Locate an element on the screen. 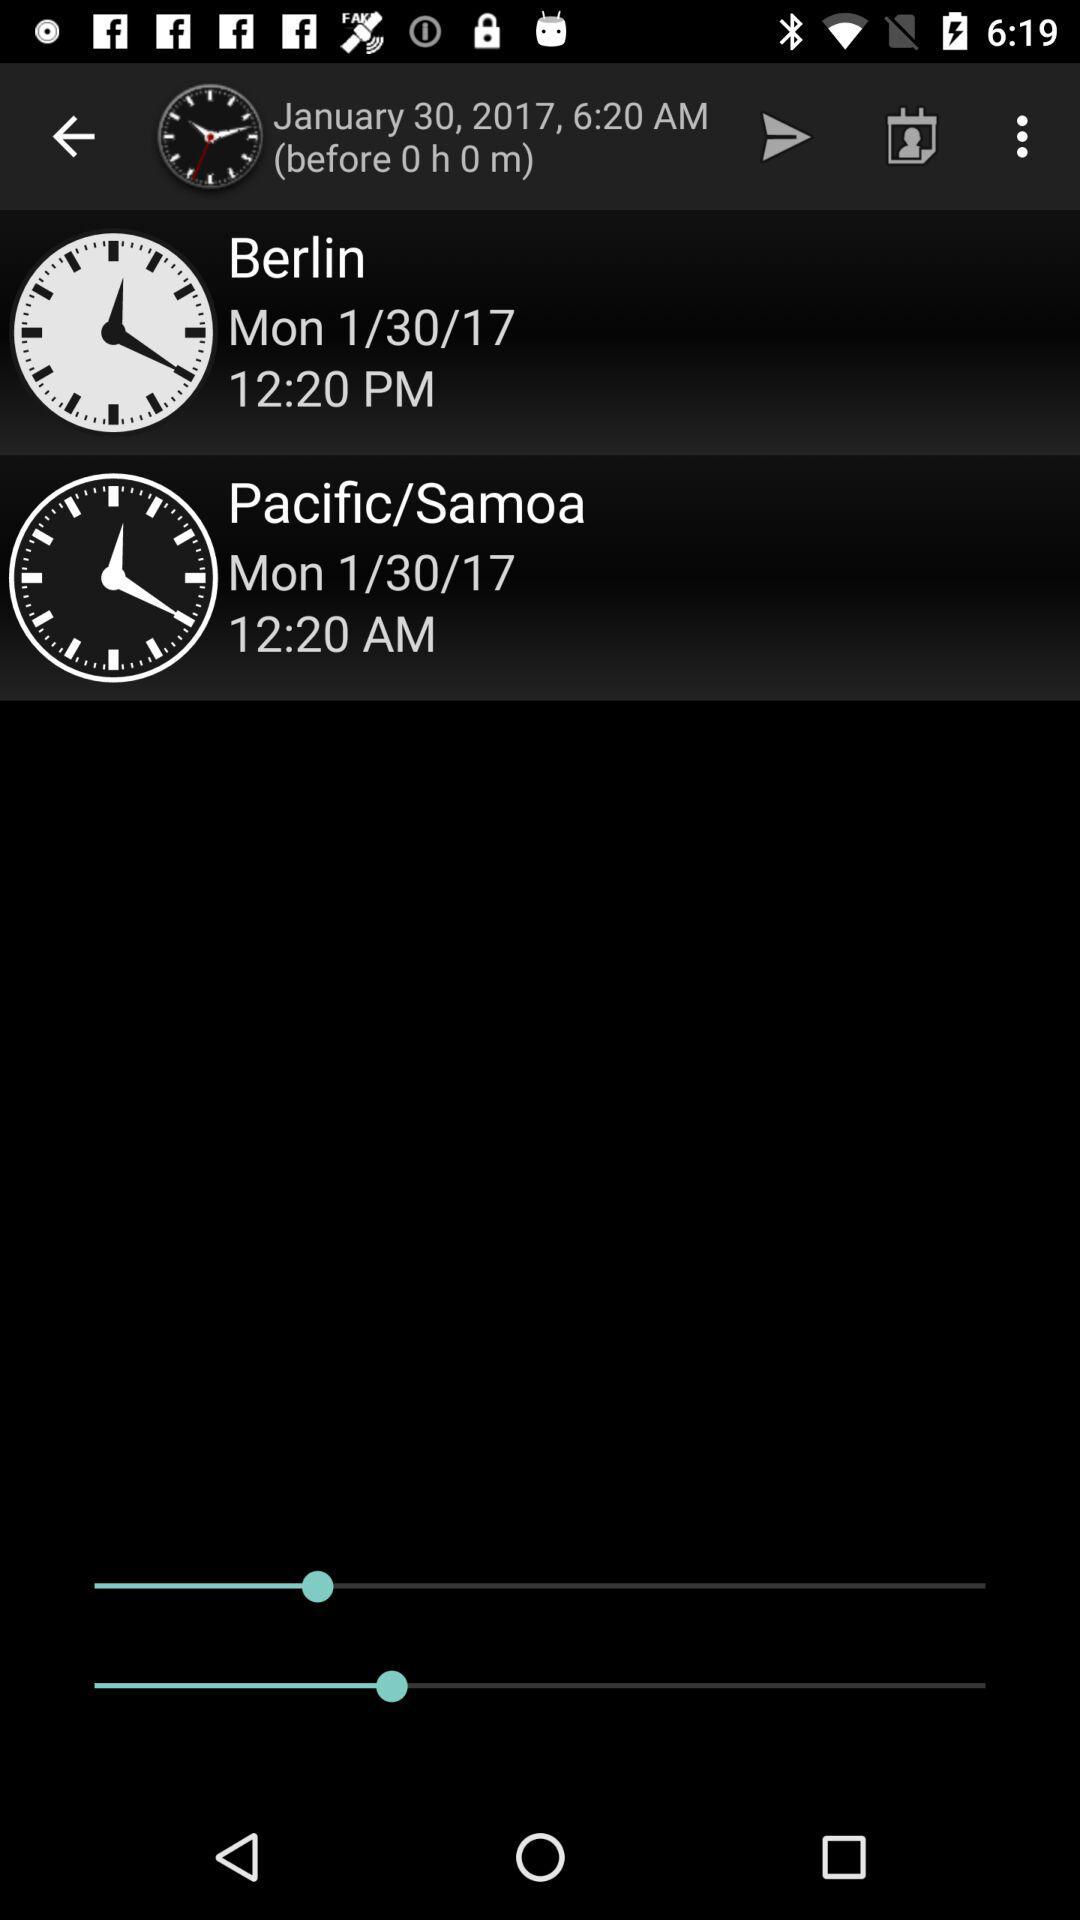 This screenshot has height=1920, width=1080. berlin time zone options is located at coordinates (540, 332).